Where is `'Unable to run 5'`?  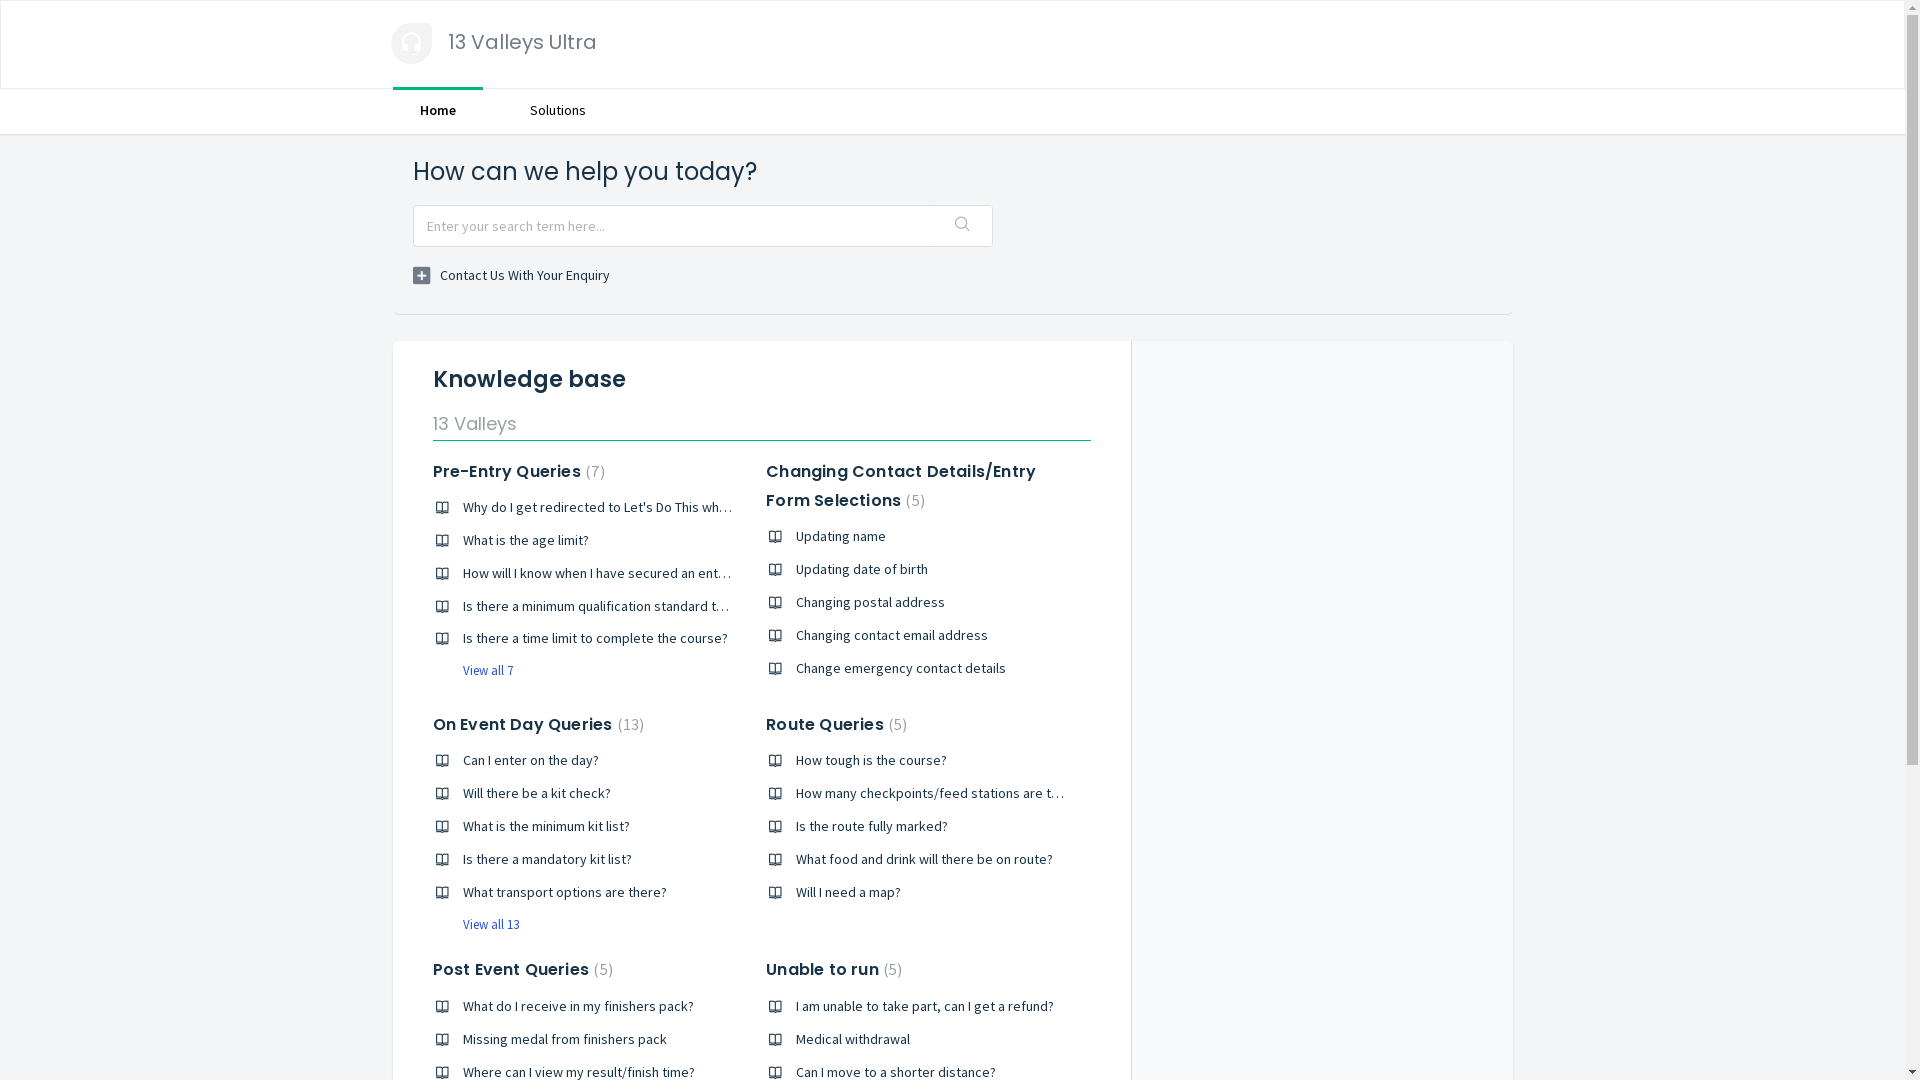 'Unable to run 5' is located at coordinates (834, 968).